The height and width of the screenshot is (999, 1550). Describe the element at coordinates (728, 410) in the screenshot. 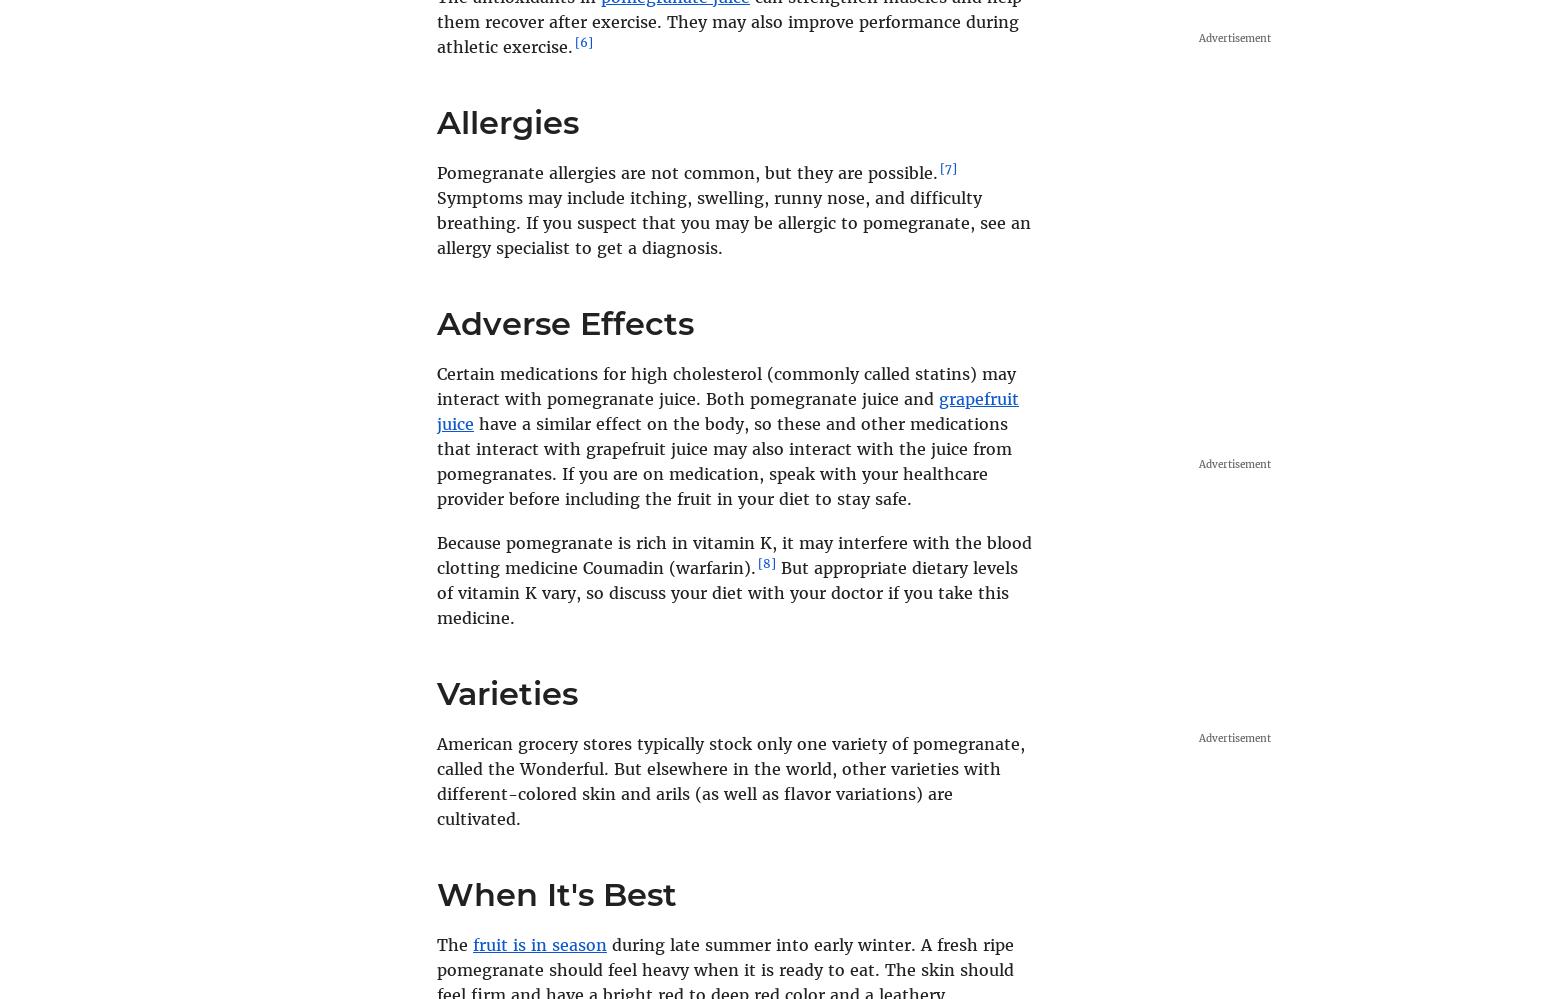

I see `'grapefruit juice'` at that location.